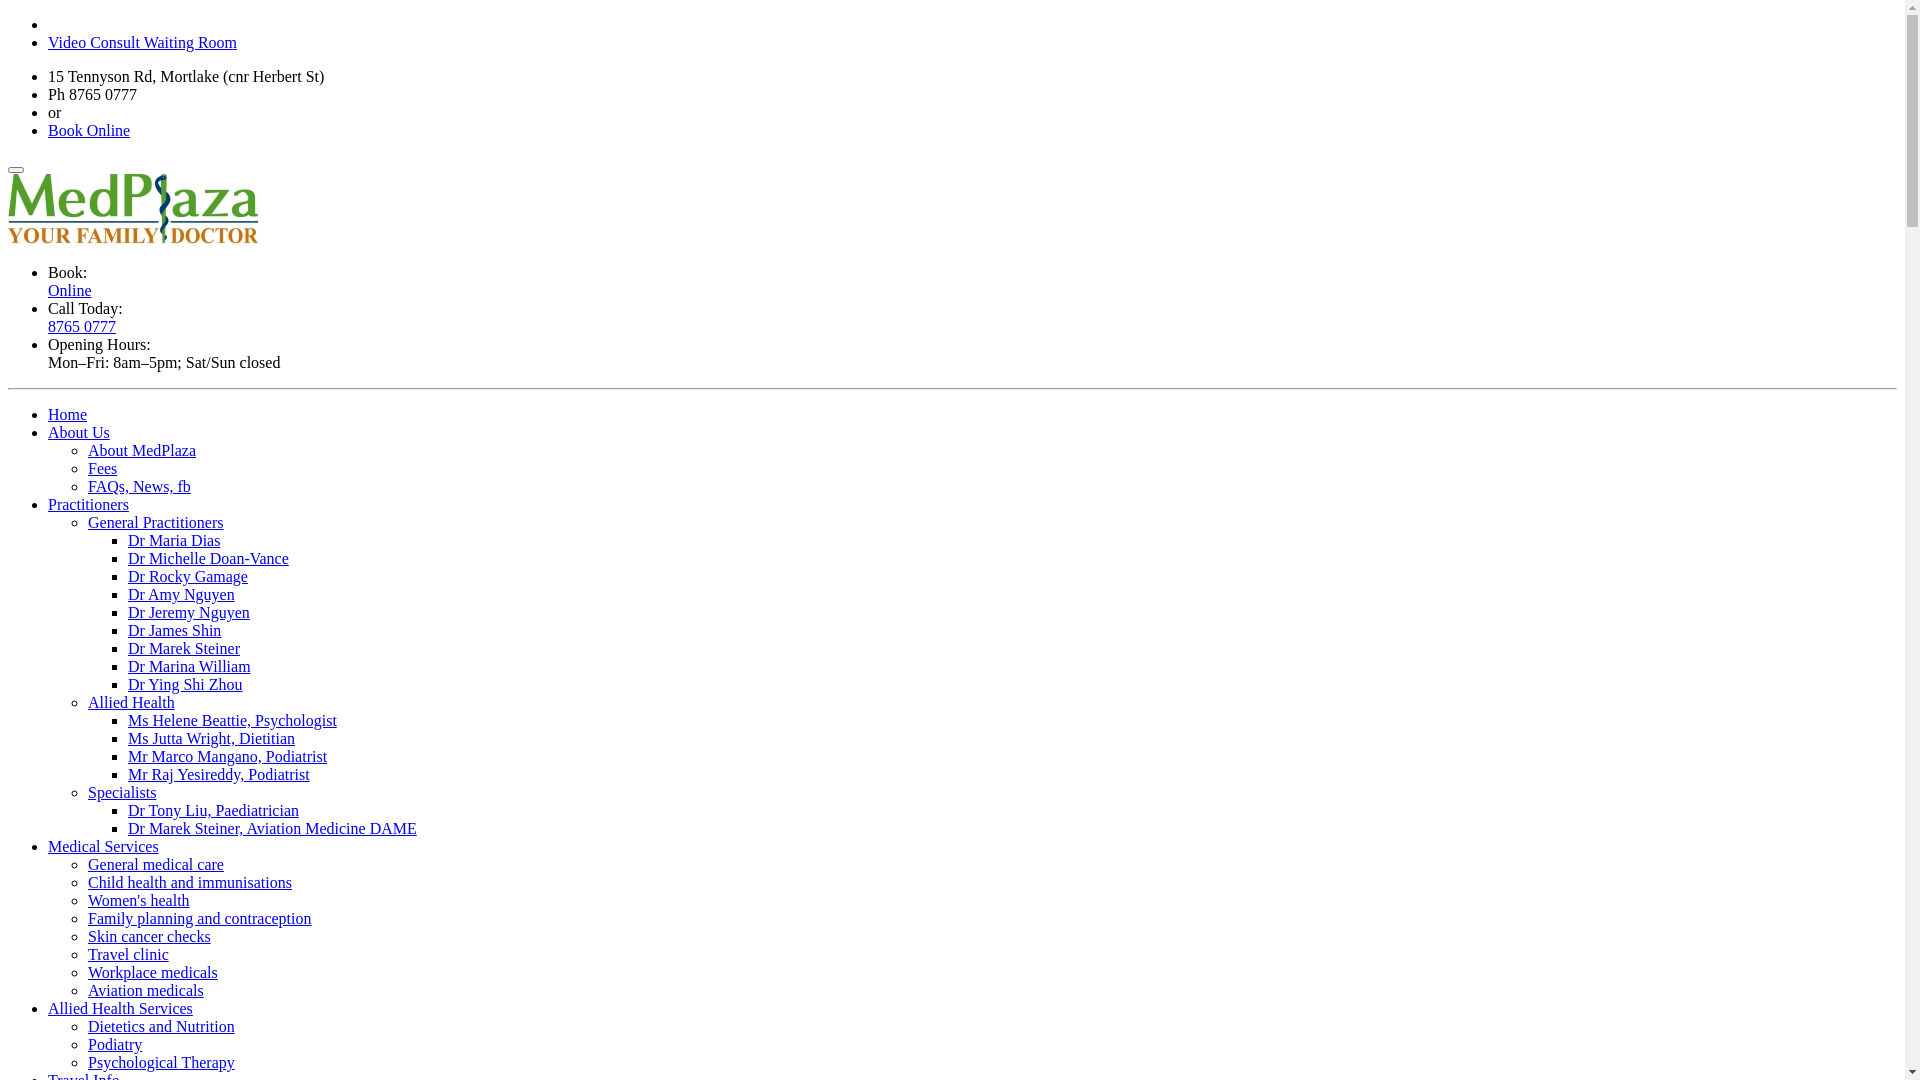 The width and height of the screenshot is (1920, 1080). I want to click on 'Dr Marek Steiner, Aviation Medicine DAME', so click(271, 828).